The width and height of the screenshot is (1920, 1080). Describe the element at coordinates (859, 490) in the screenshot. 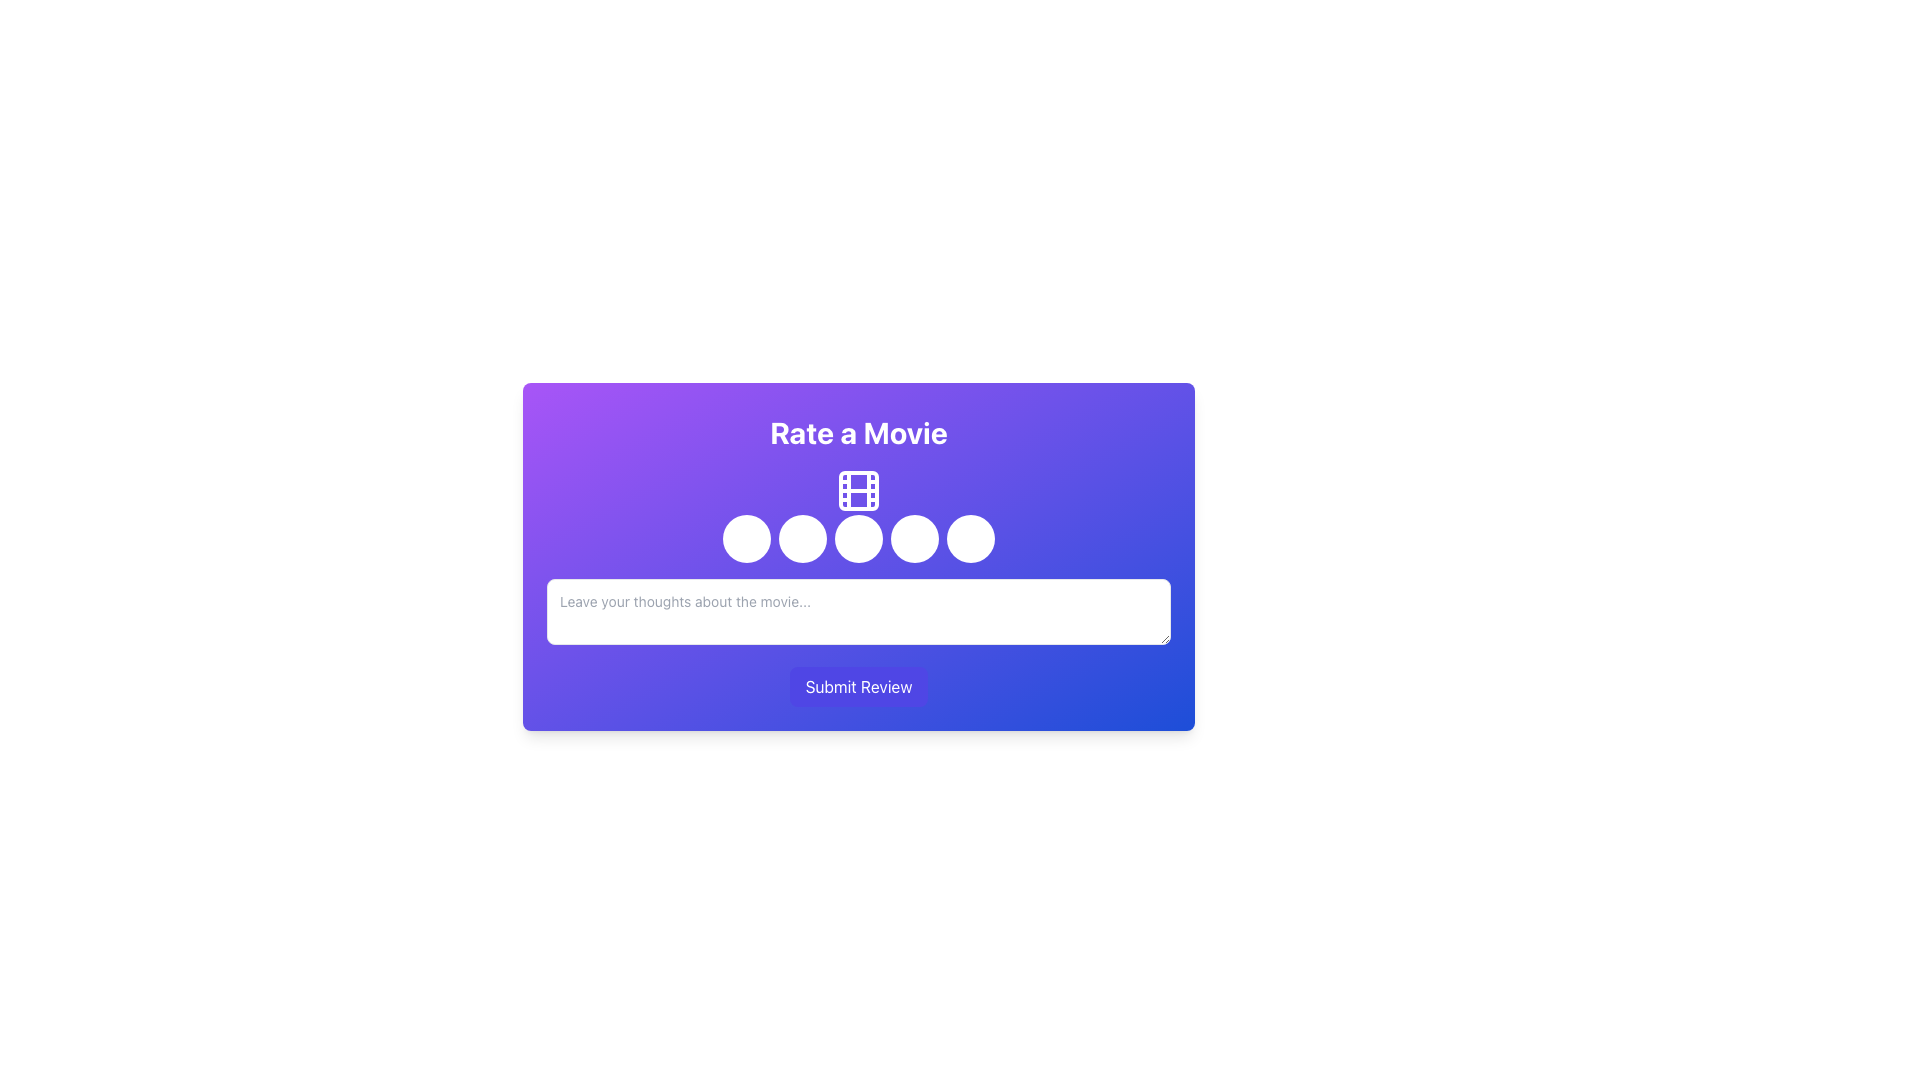

I see `the central decorative SVG rectangle that visually represents a segment of a film strip, located above the five rating circles and below the 'Rate a Movie' text header` at that location.